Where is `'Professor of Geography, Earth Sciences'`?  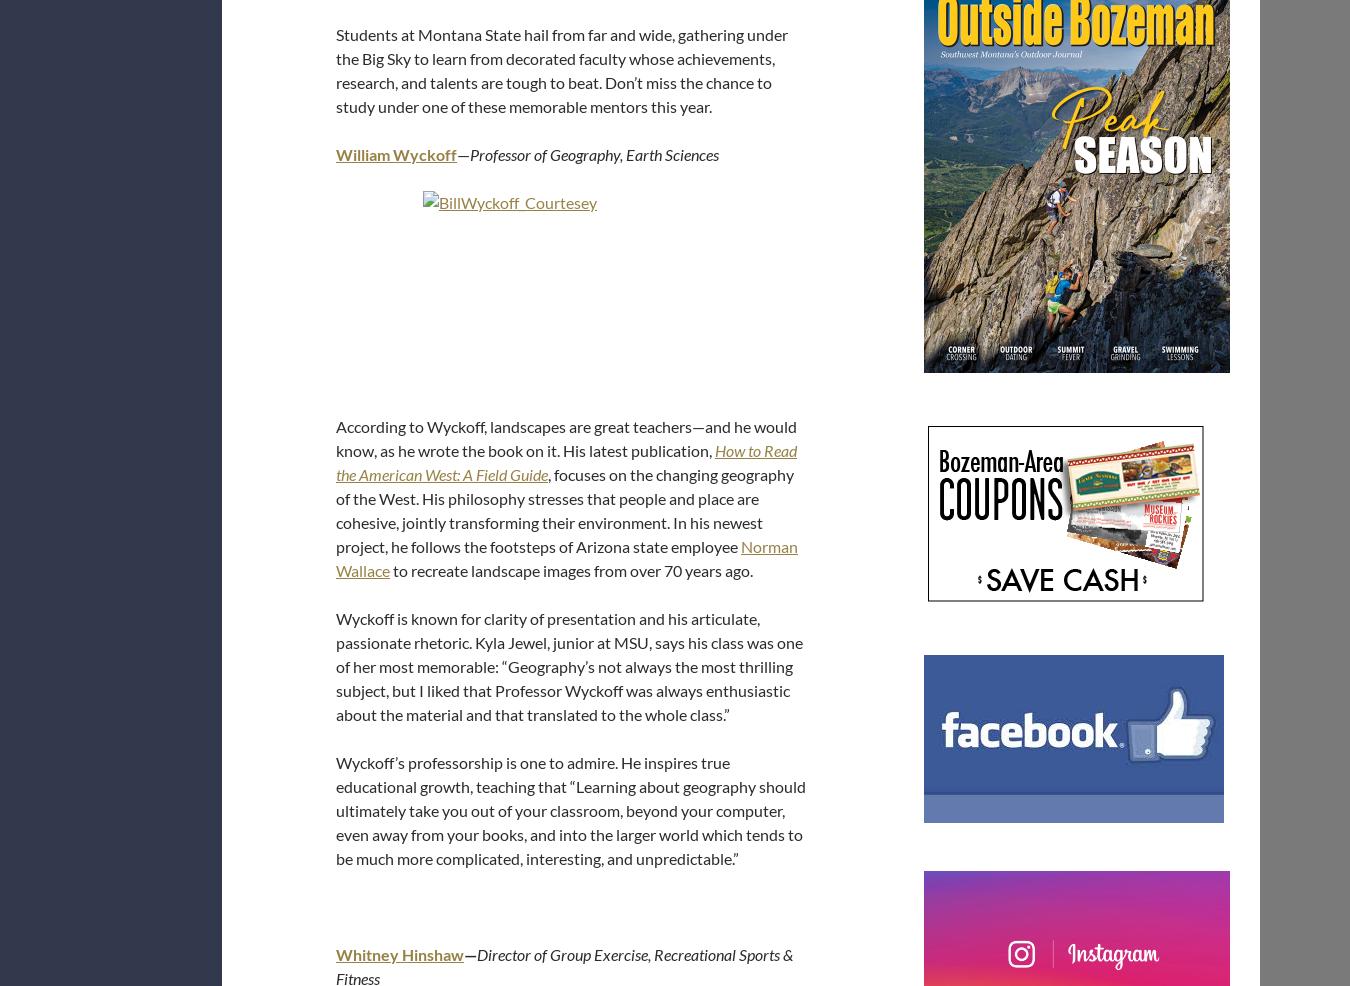 'Professor of Geography, Earth Sciences' is located at coordinates (594, 154).